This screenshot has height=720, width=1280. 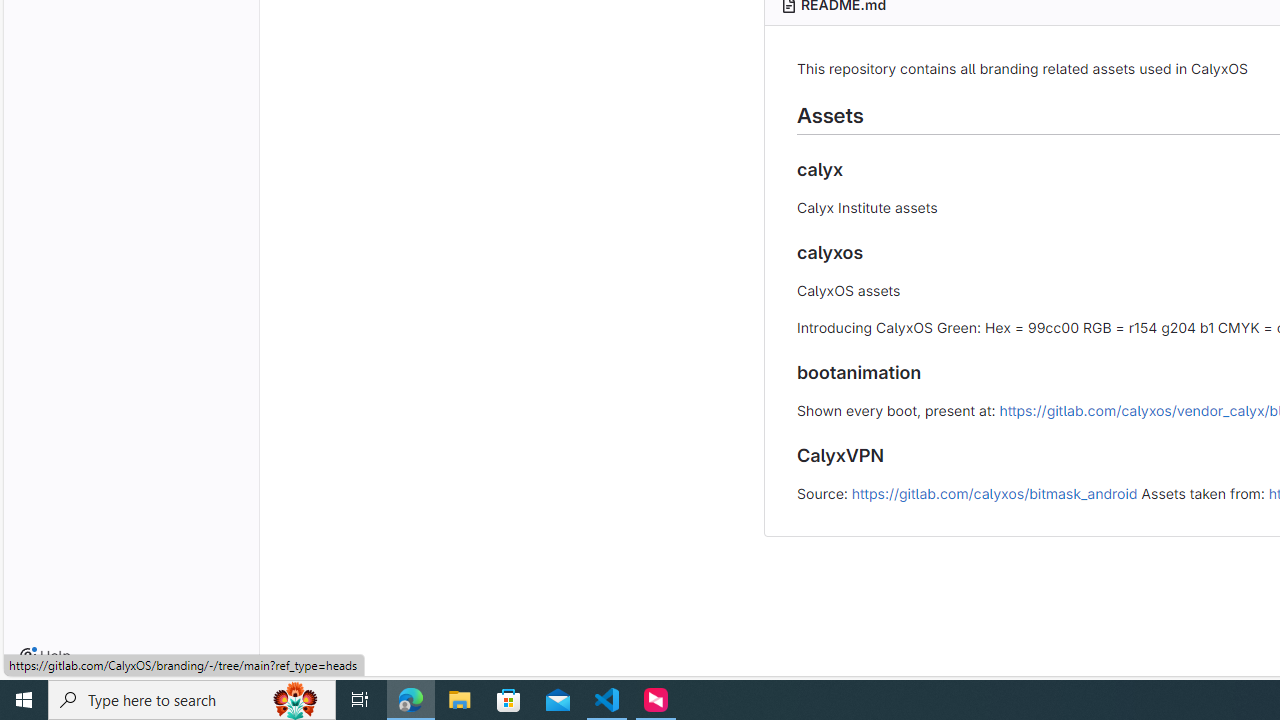 I want to click on 'https://gitlab.com/calyxos/bitmask_android', so click(x=994, y=492).